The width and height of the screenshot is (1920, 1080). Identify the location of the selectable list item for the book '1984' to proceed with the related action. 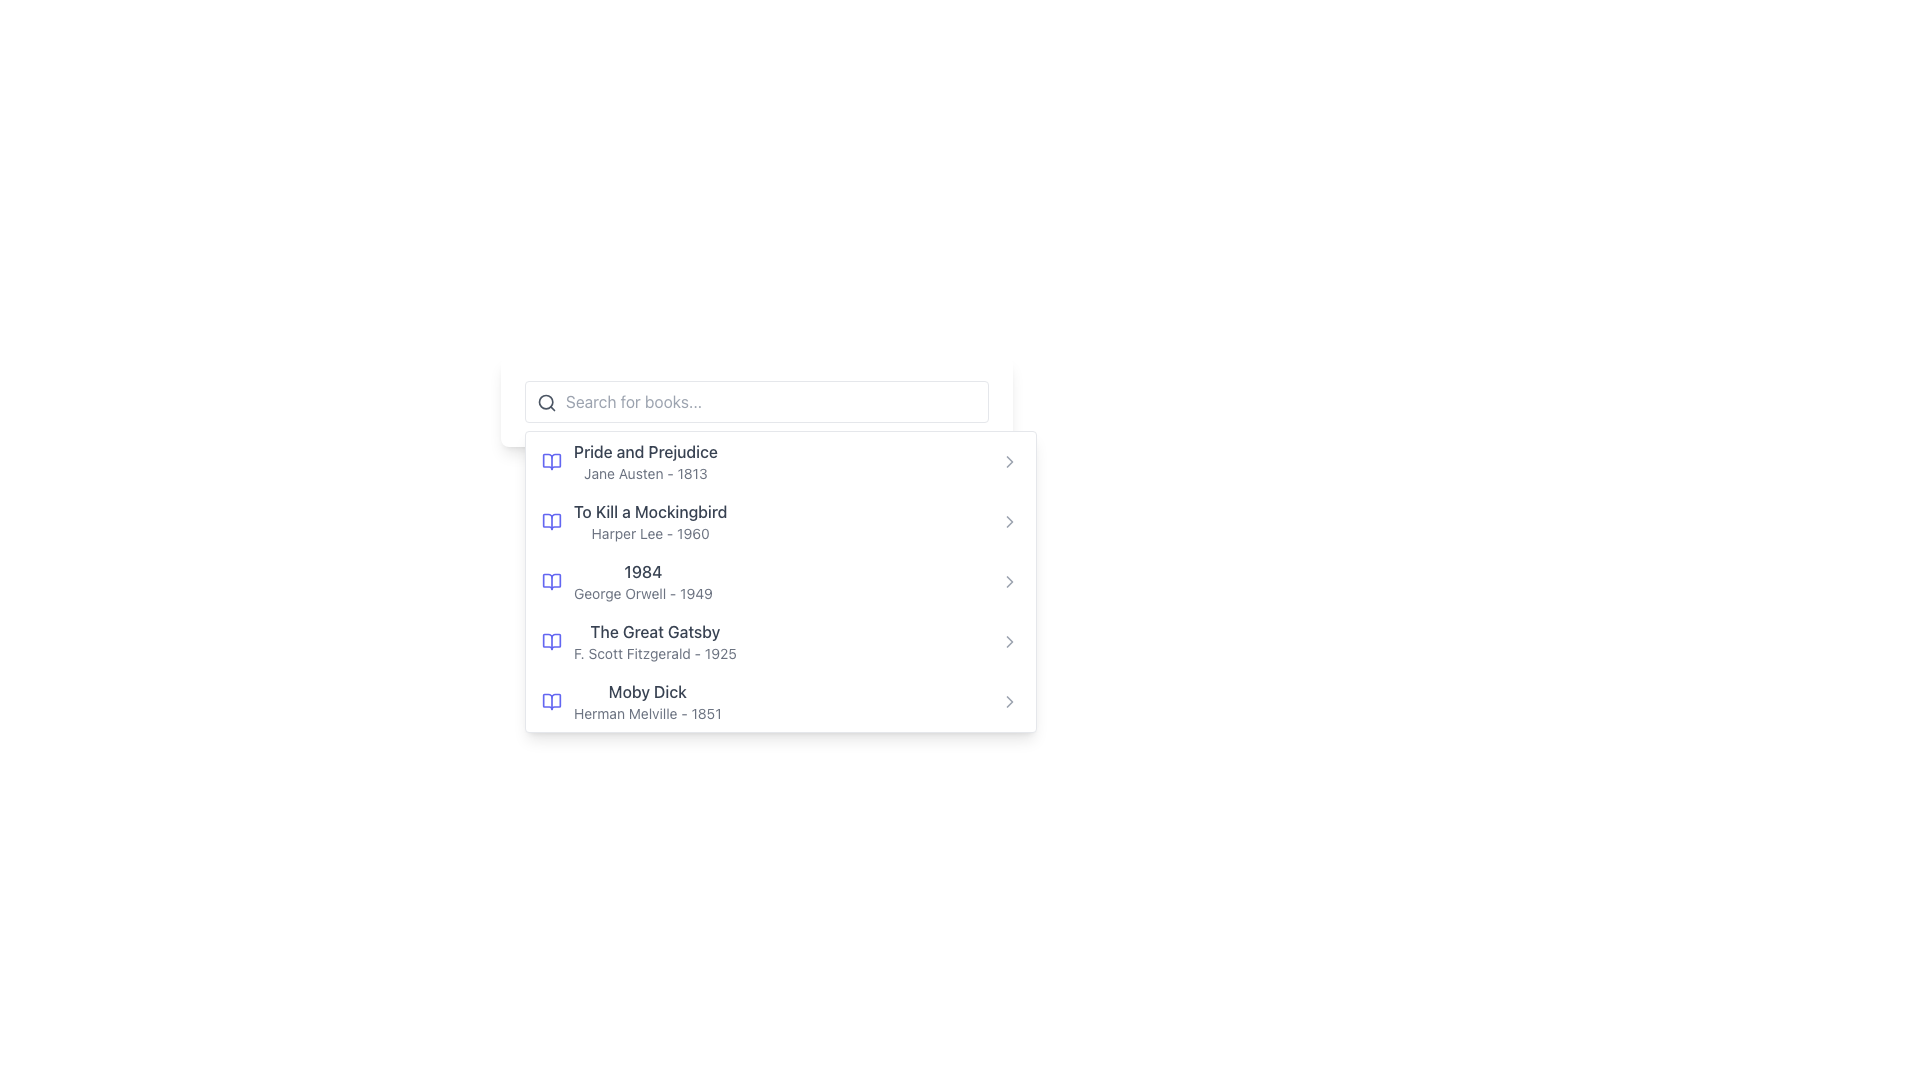
(780, 582).